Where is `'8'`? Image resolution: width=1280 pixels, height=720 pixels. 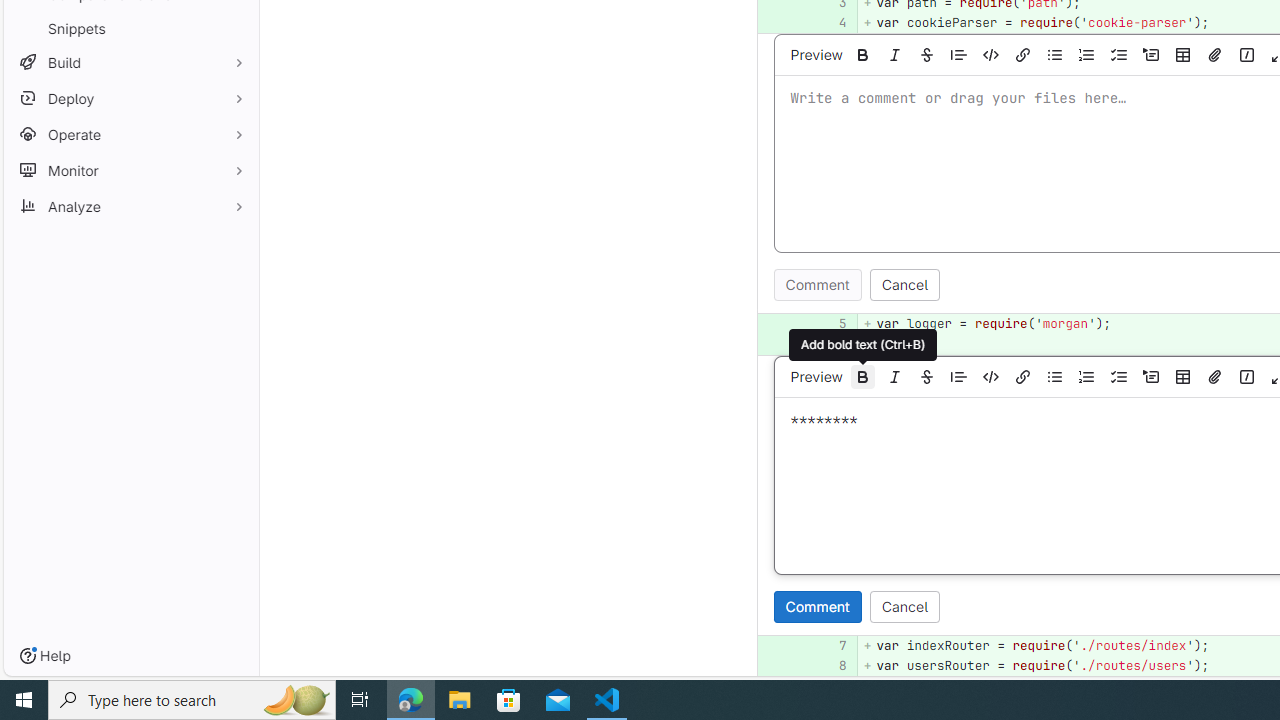
'8' is located at coordinates (832, 666).